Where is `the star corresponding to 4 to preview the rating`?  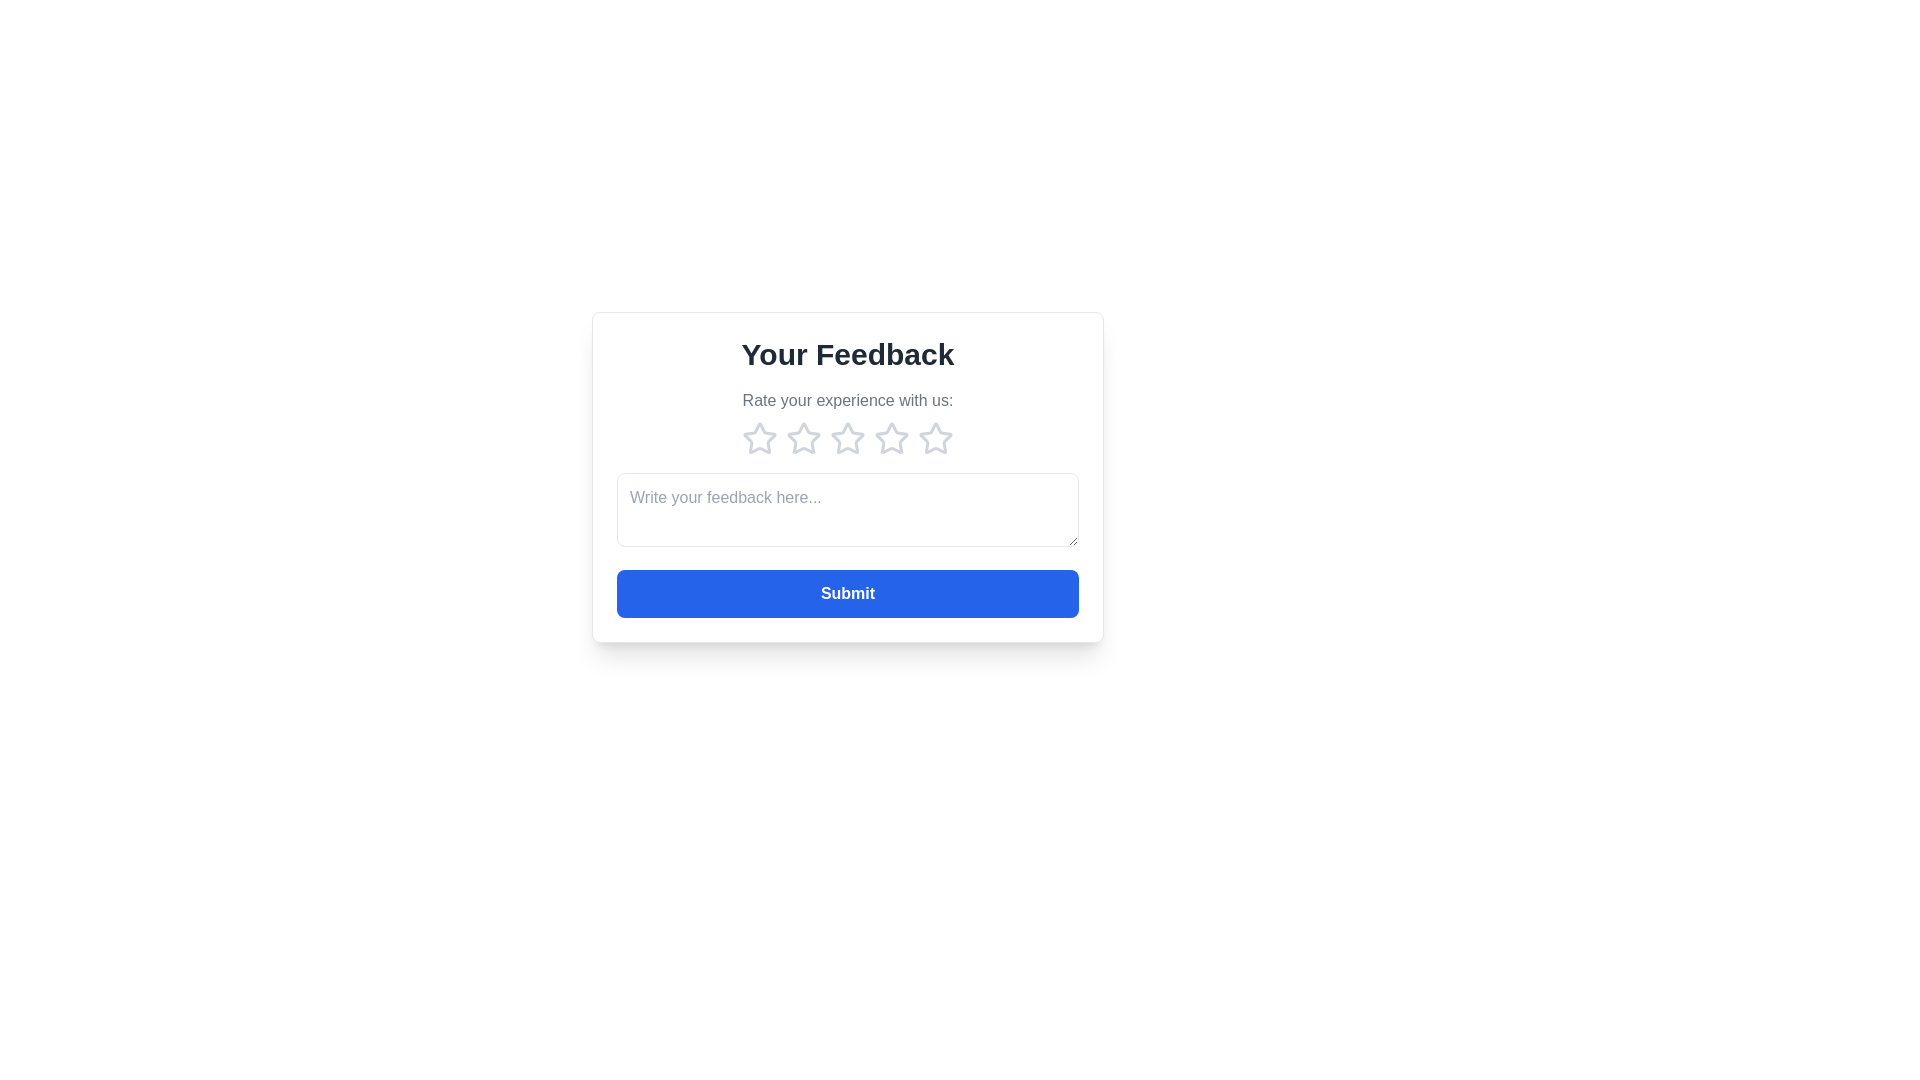 the star corresponding to 4 to preview the rating is located at coordinates (891, 438).